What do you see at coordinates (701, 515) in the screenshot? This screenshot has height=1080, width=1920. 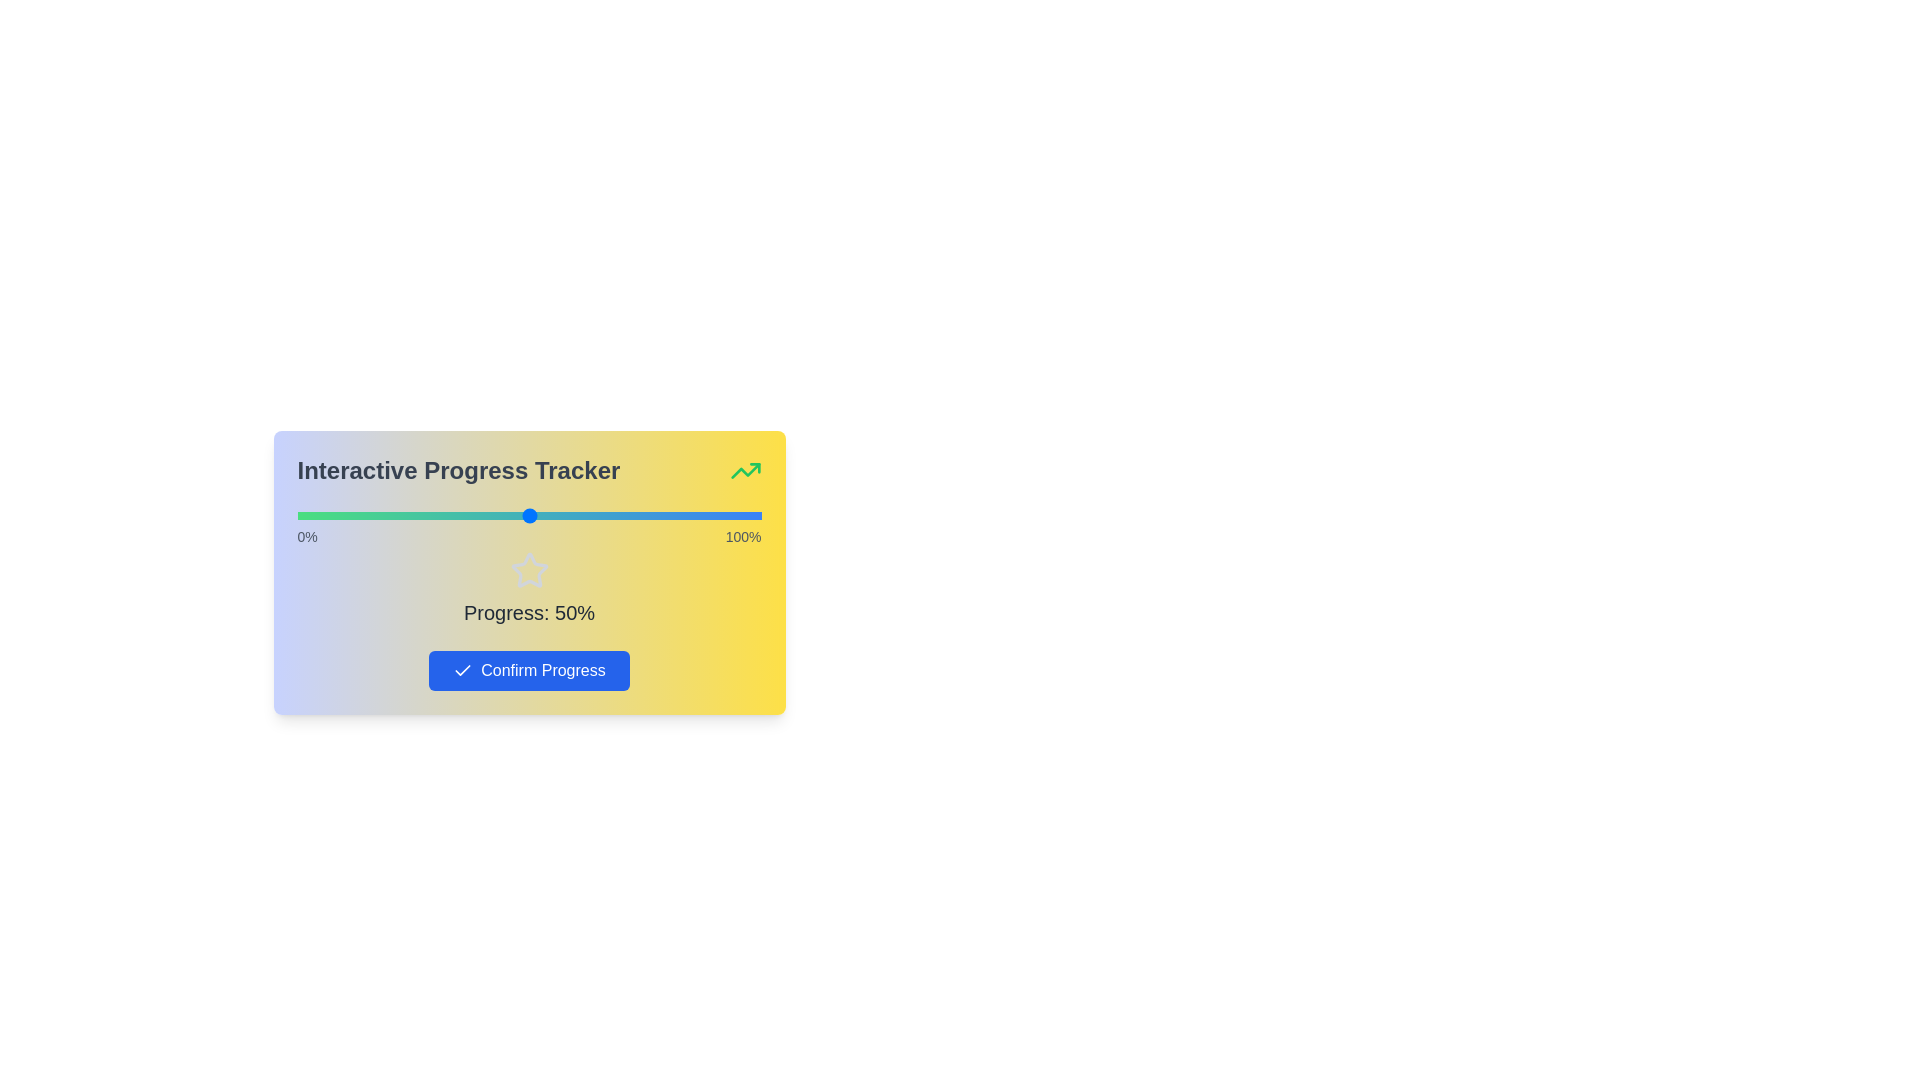 I see `the slider to set the progress percentage to 87` at bounding box center [701, 515].